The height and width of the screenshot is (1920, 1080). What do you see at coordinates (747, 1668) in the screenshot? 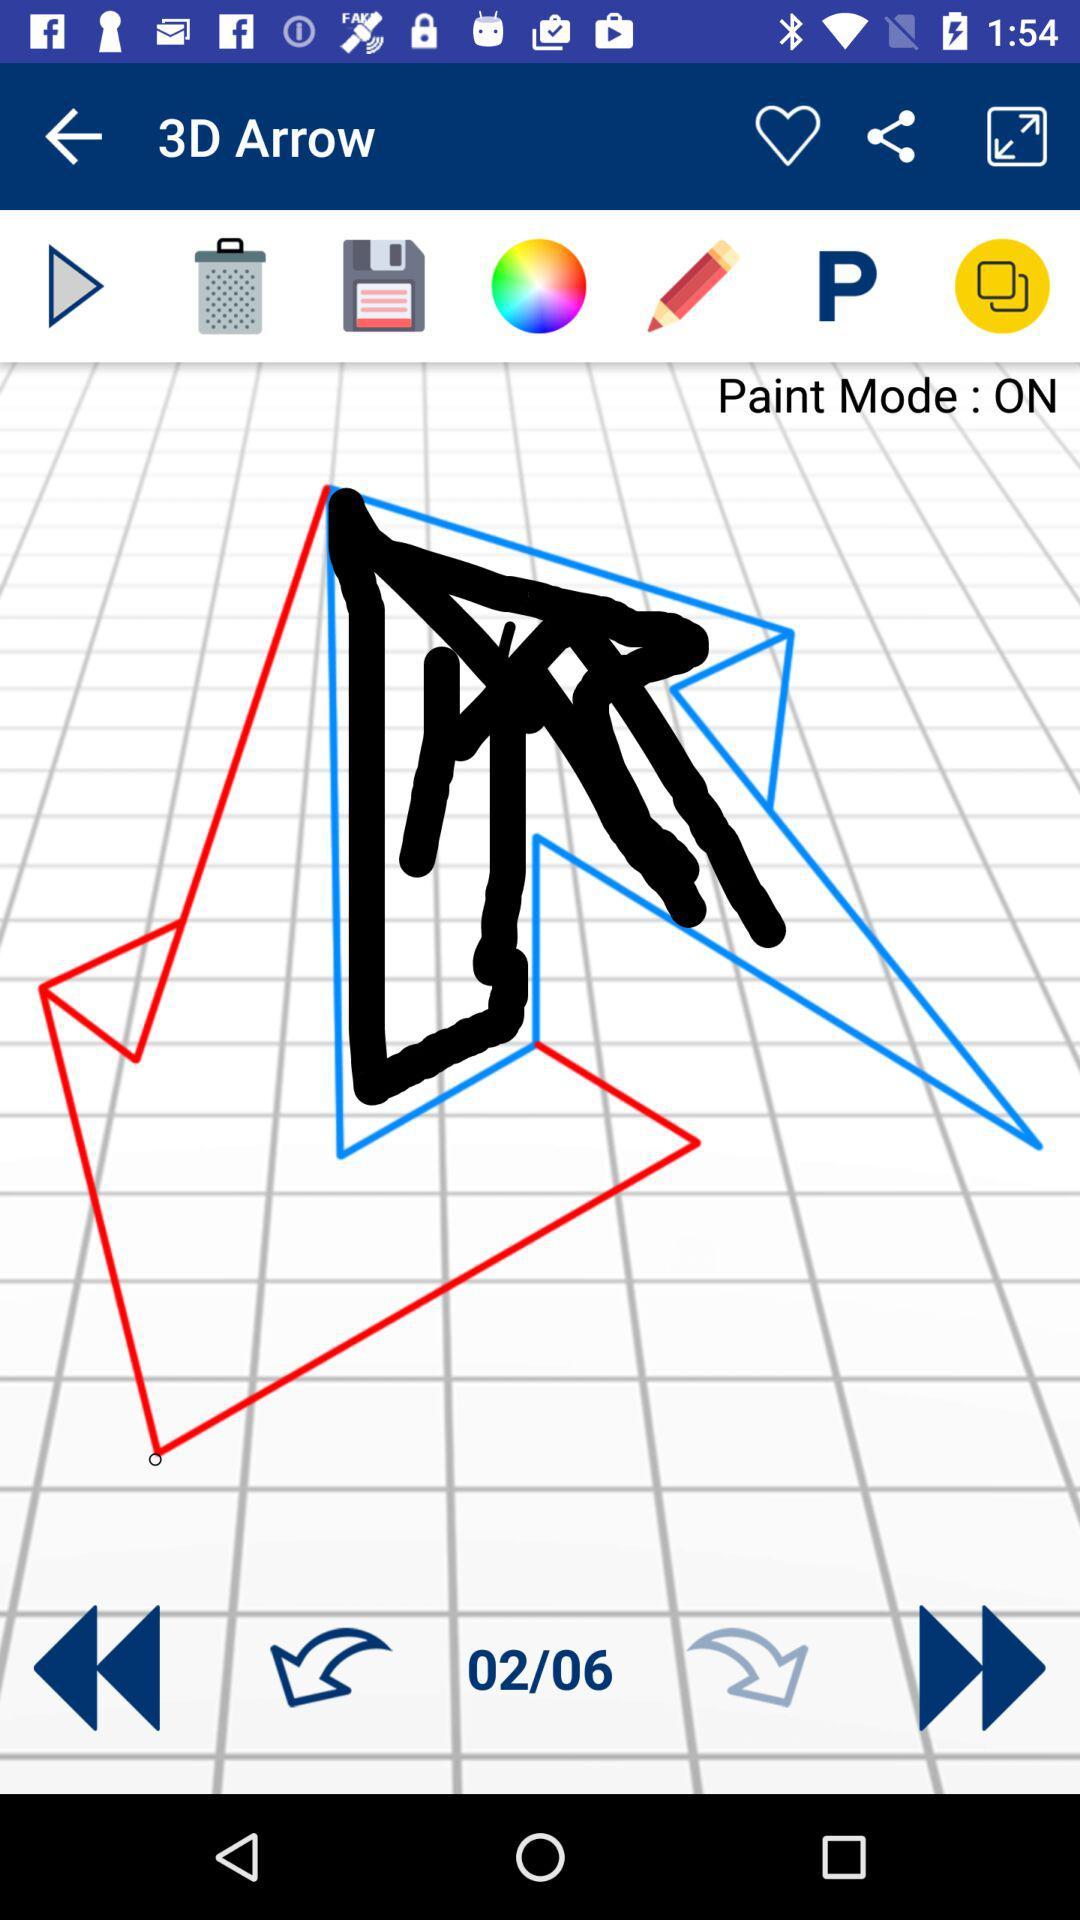
I see `the redo icon` at bounding box center [747, 1668].